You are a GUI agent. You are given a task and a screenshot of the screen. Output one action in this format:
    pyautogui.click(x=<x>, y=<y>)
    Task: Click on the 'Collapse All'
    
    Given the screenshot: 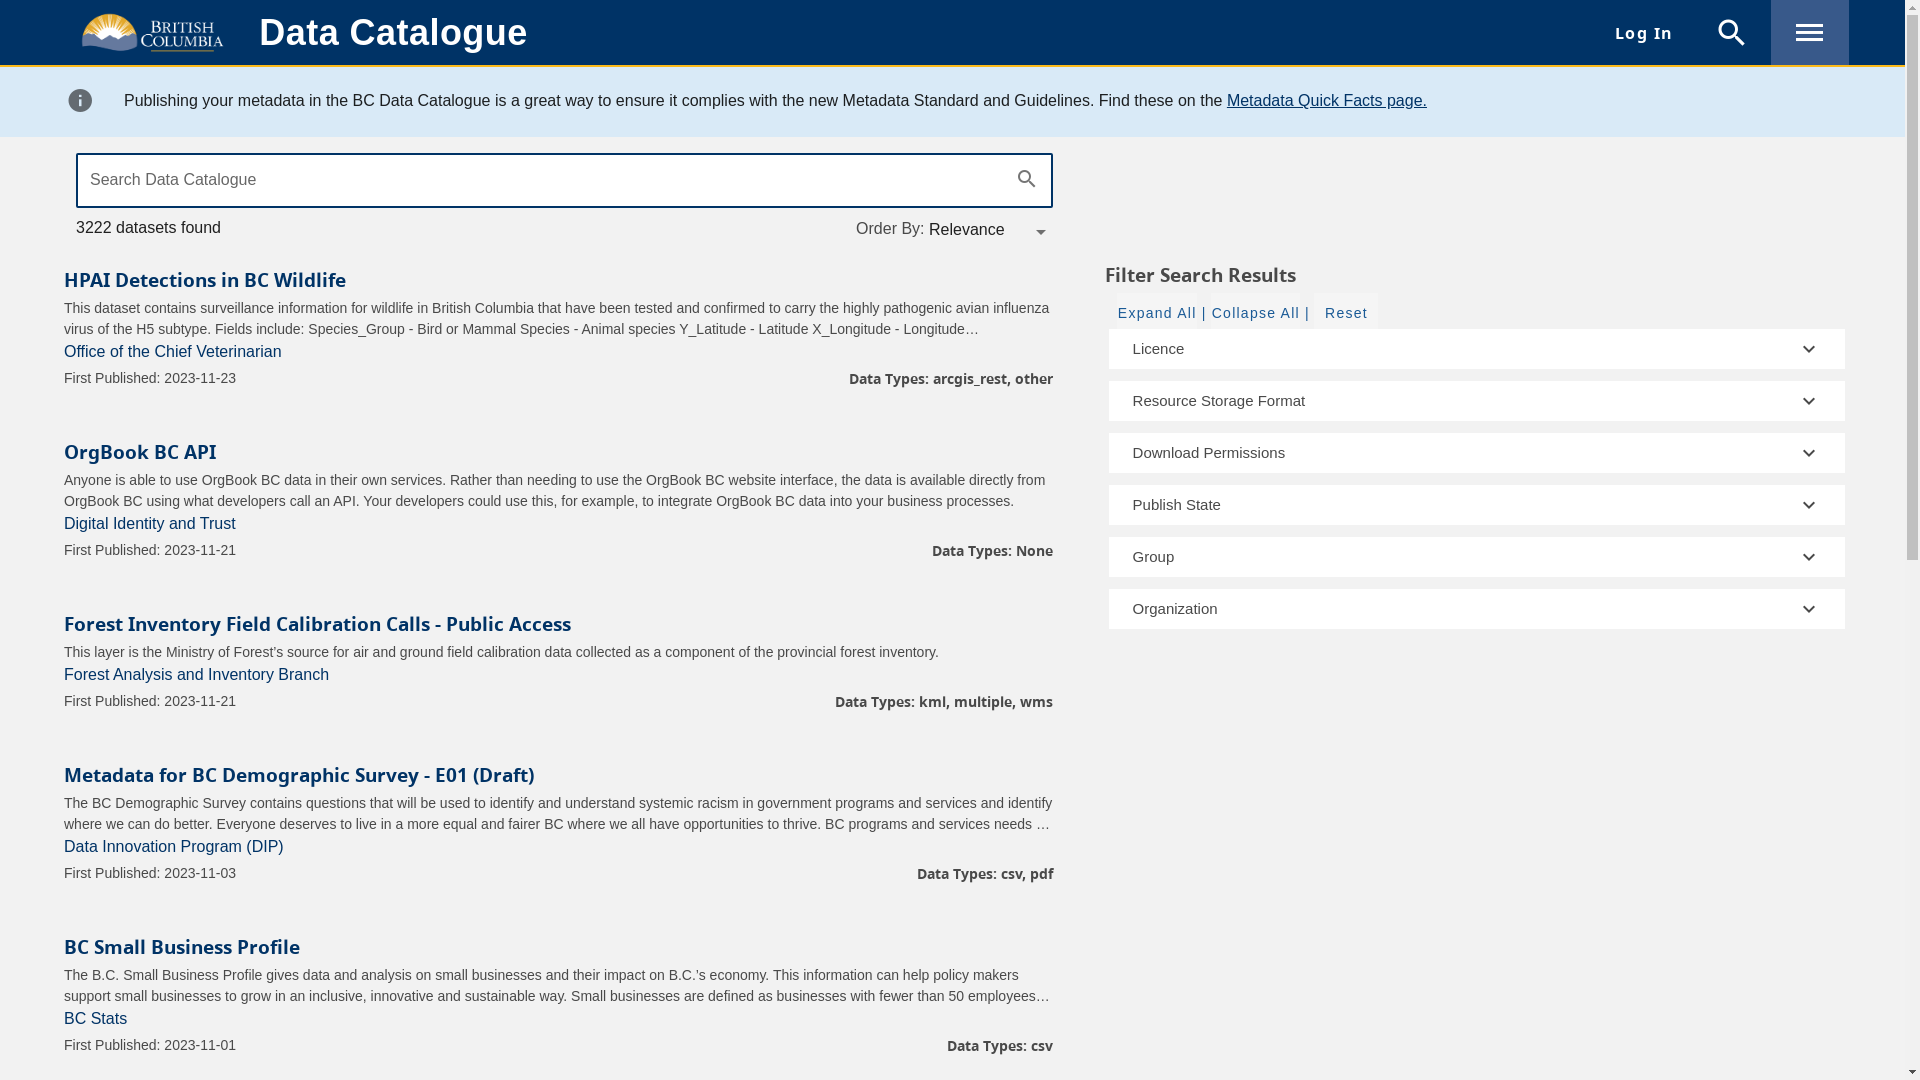 What is the action you would take?
    pyautogui.click(x=1253, y=312)
    